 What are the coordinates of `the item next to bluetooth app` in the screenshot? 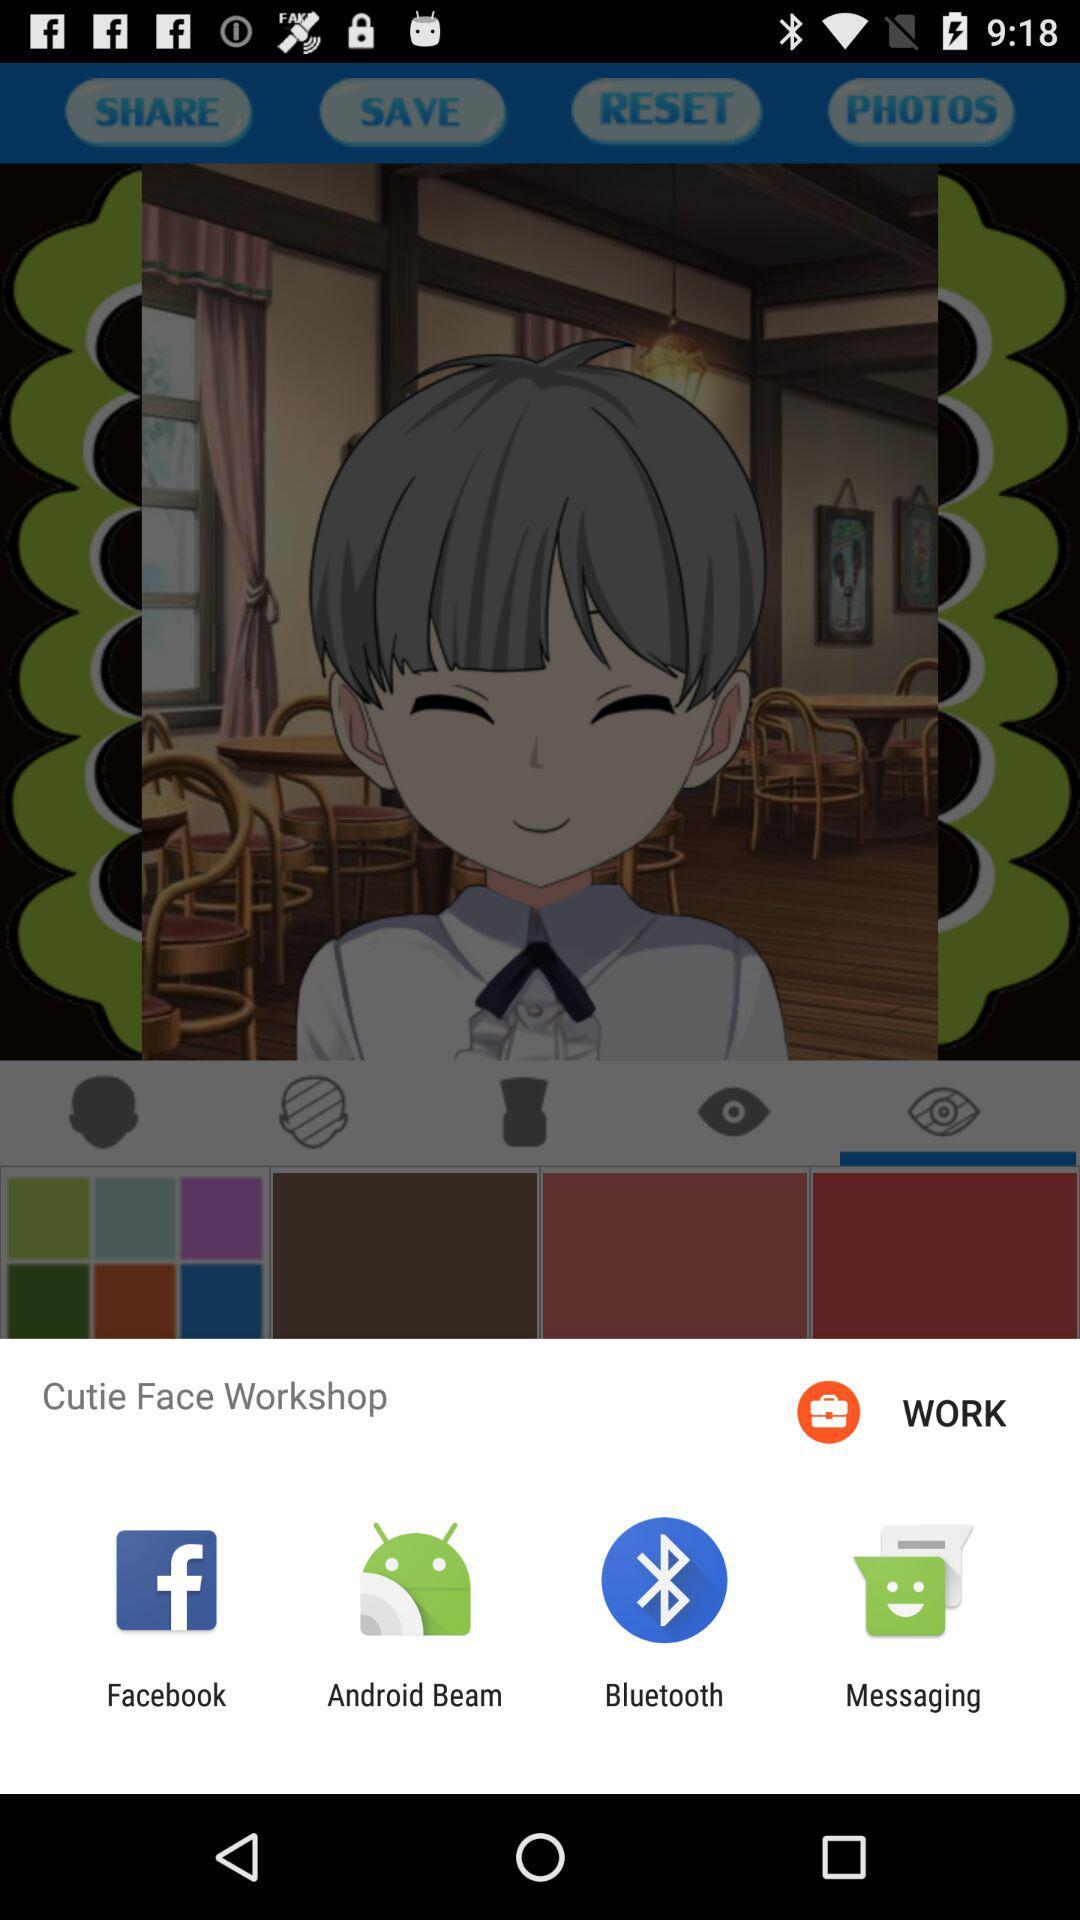 It's located at (414, 1711).